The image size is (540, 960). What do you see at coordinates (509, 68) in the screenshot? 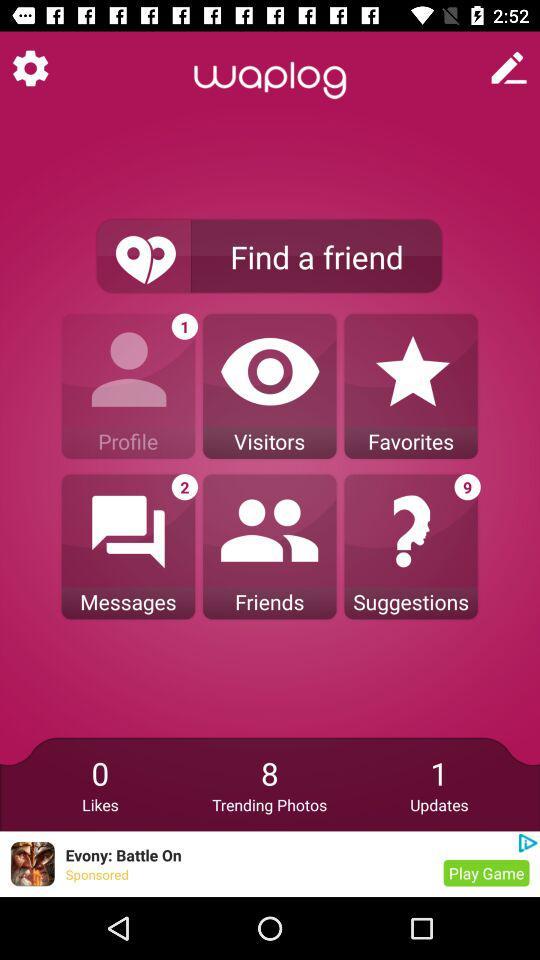
I see `the edit icon` at bounding box center [509, 68].